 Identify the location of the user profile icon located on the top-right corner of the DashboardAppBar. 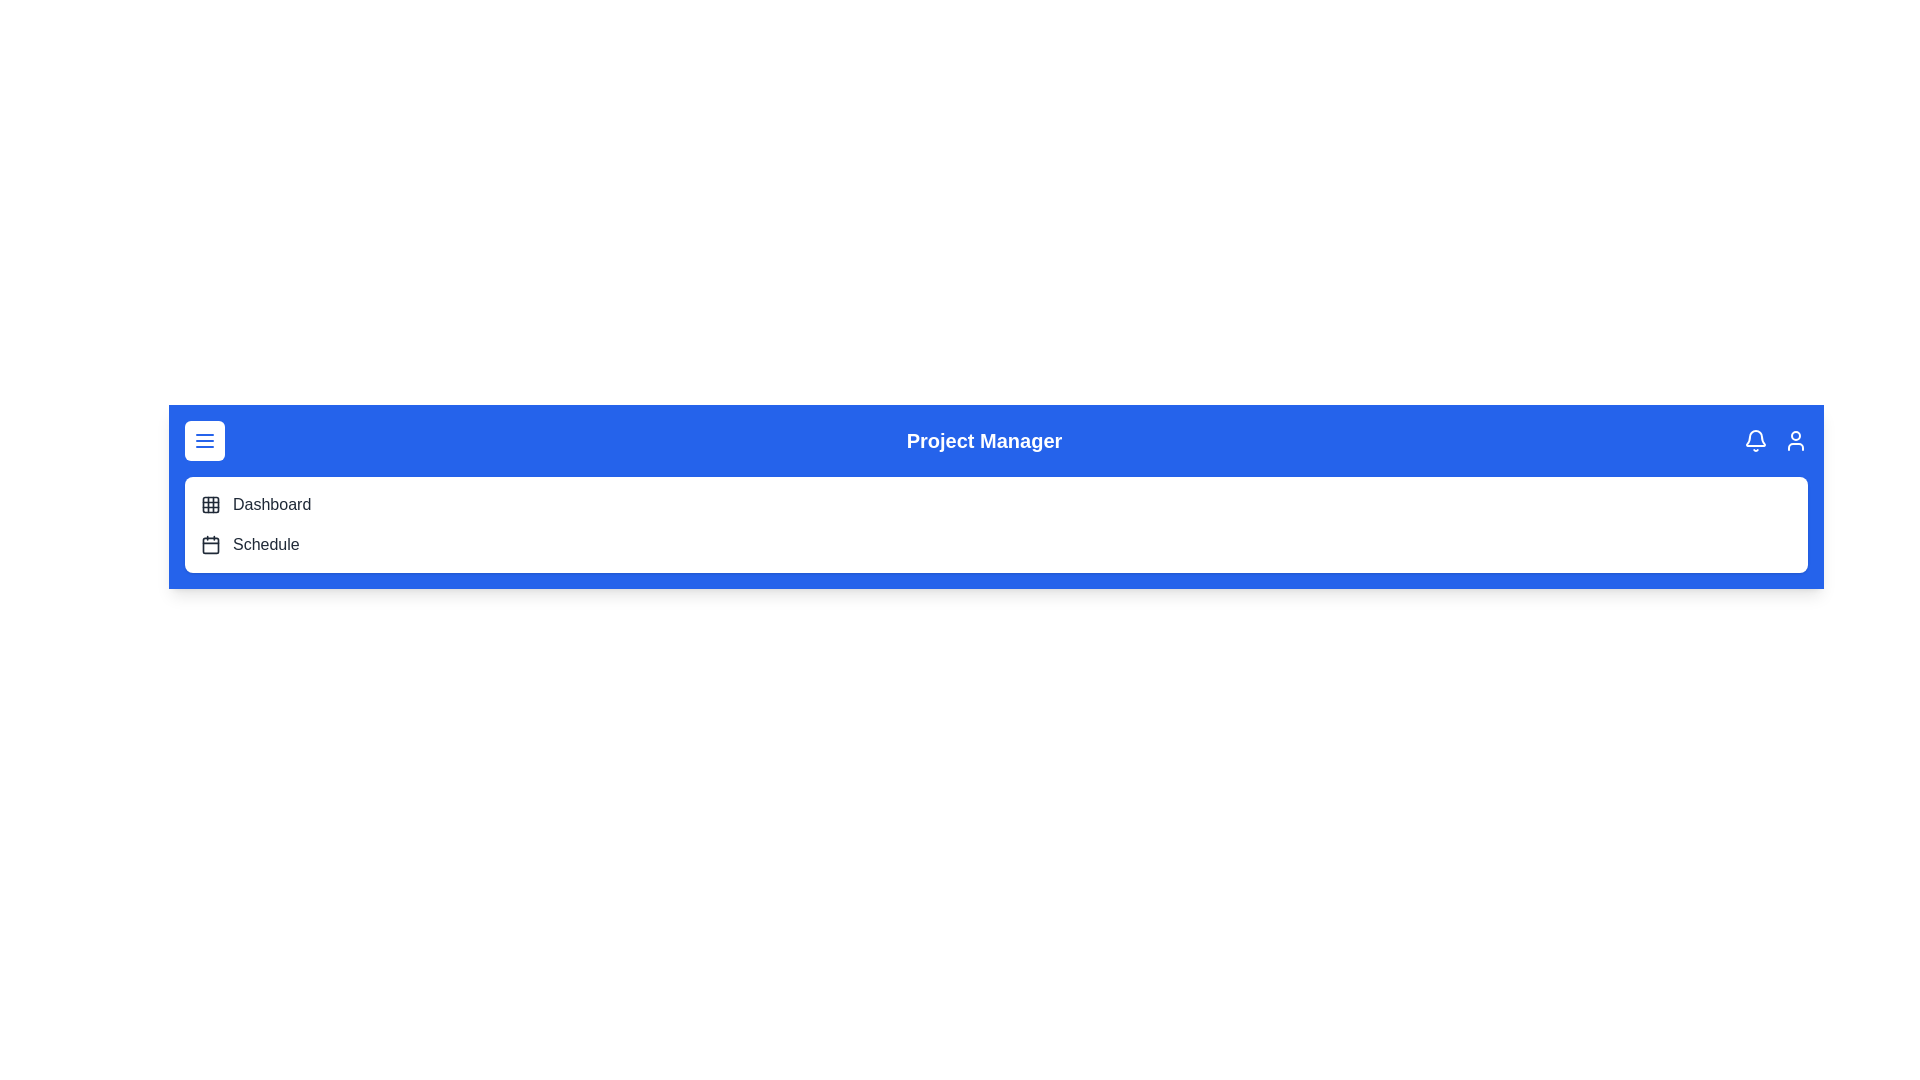
(1795, 439).